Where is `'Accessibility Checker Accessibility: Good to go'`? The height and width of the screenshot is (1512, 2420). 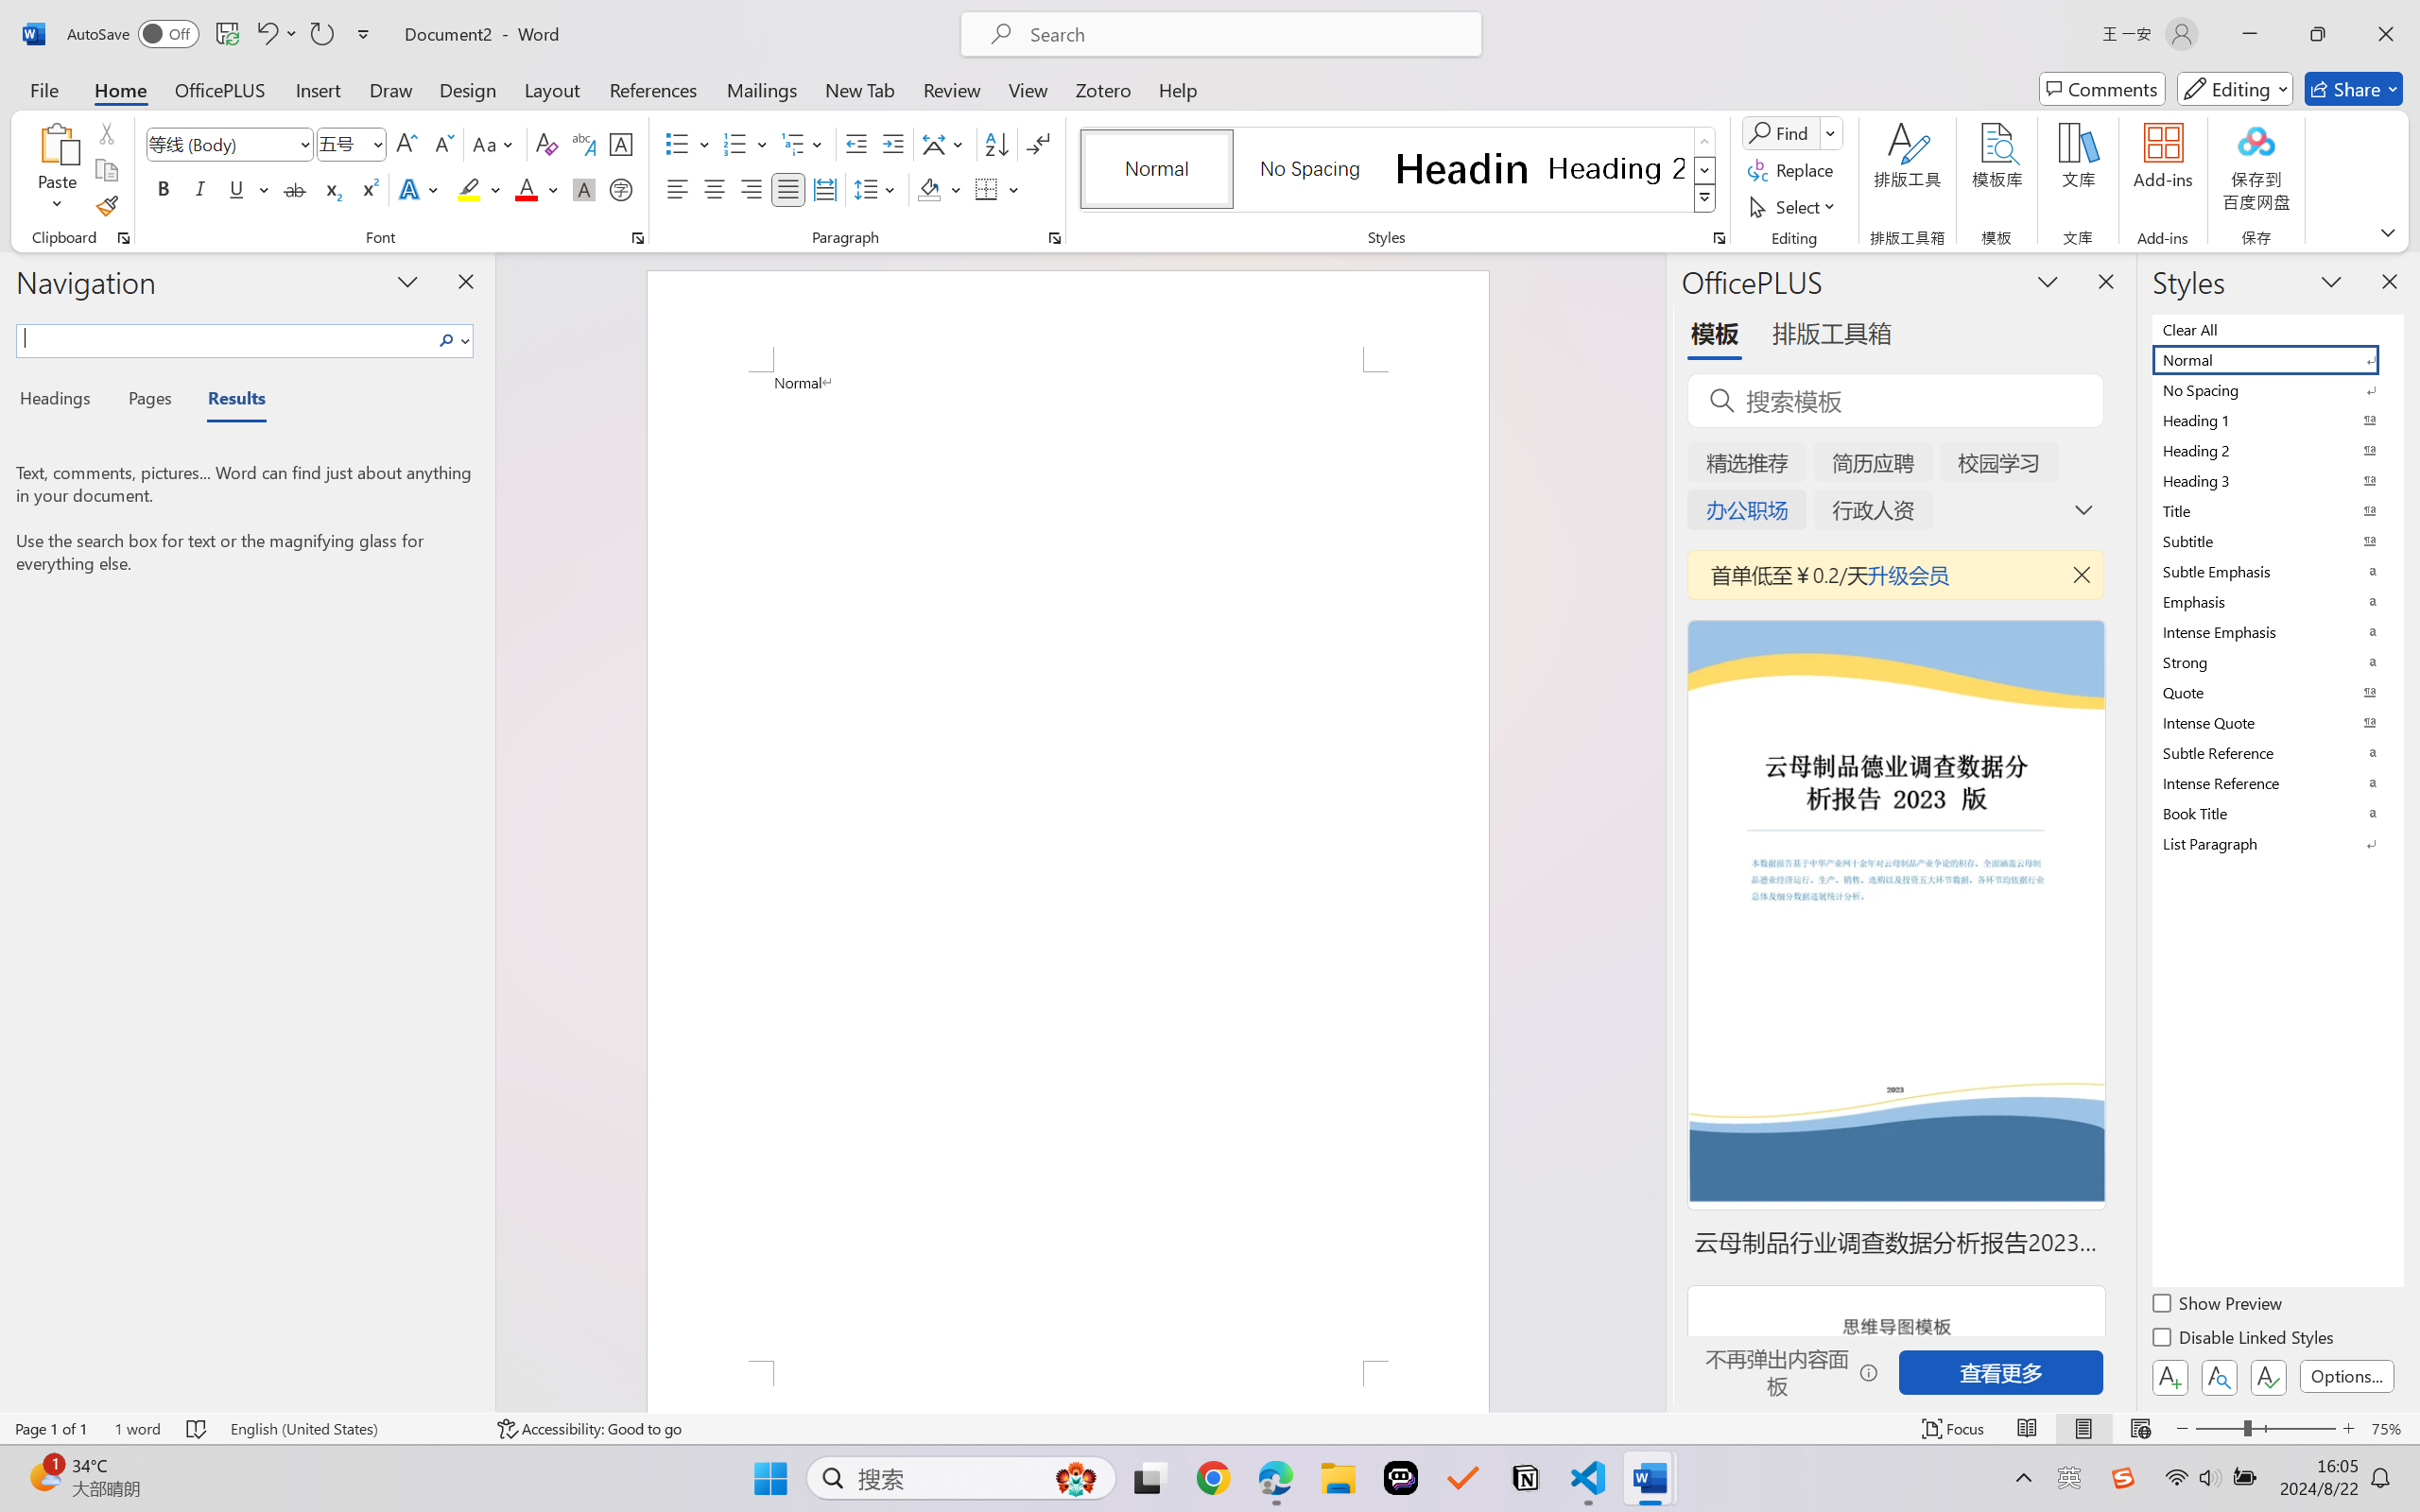 'Accessibility Checker Accessibility: Good to go' is located at coordinates (588, 1428).